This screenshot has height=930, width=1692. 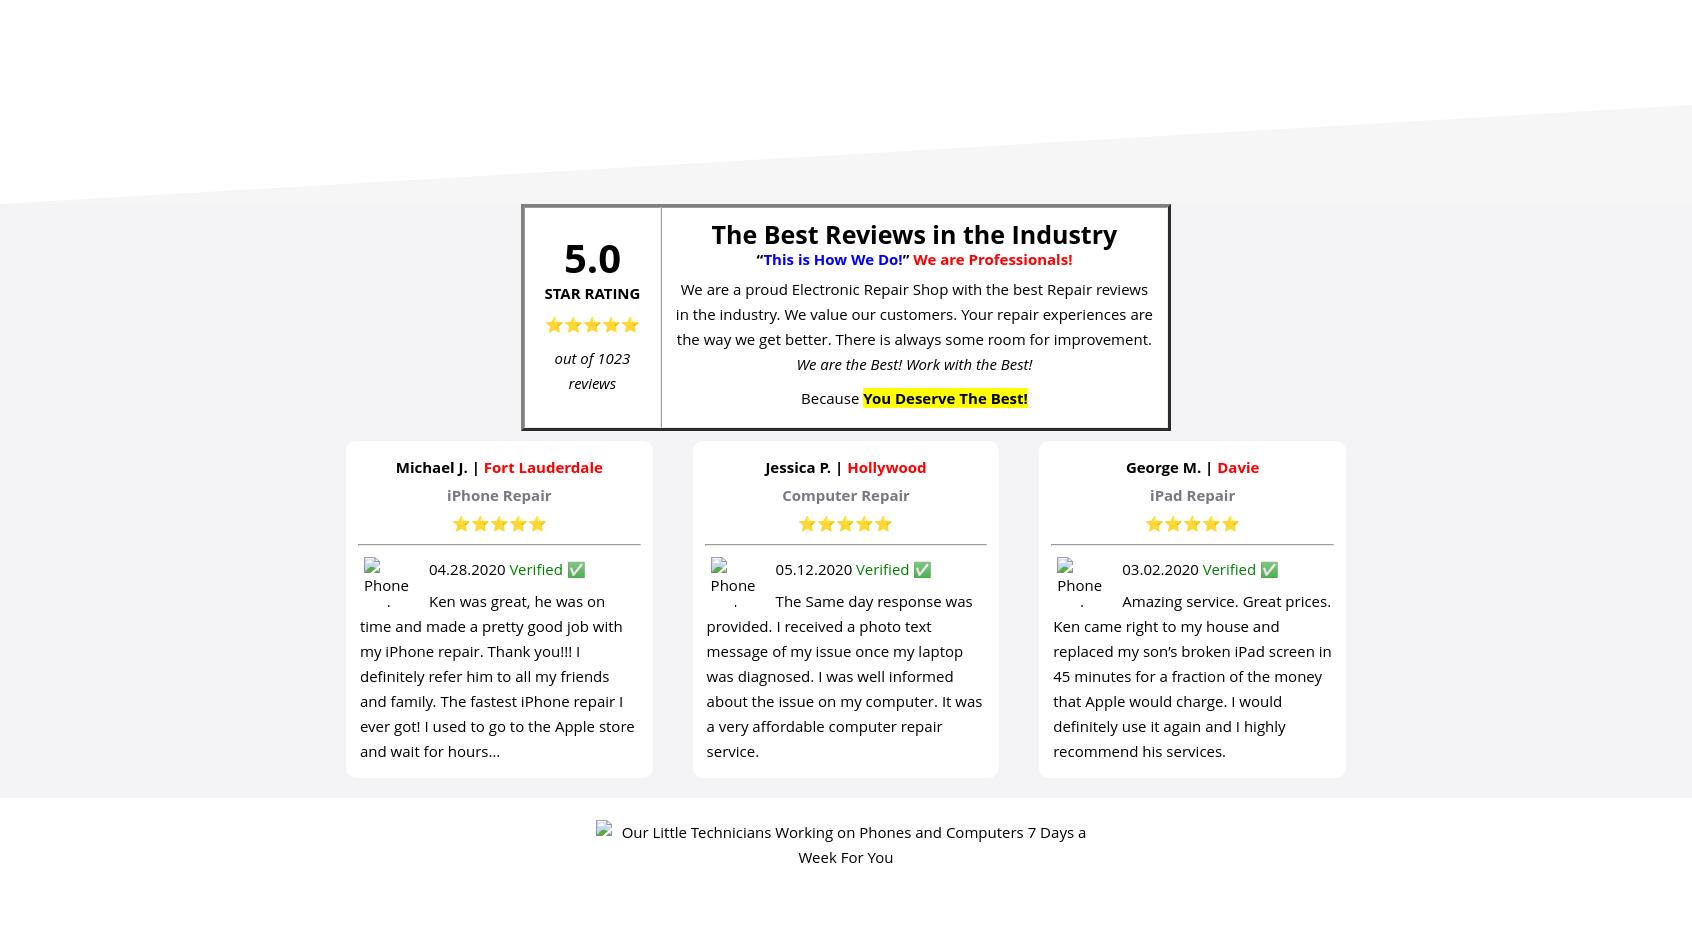 What do you see at coordinates (590, 256) in the screenshot?
I see `'5.0'` at bounding box center [590, 256].